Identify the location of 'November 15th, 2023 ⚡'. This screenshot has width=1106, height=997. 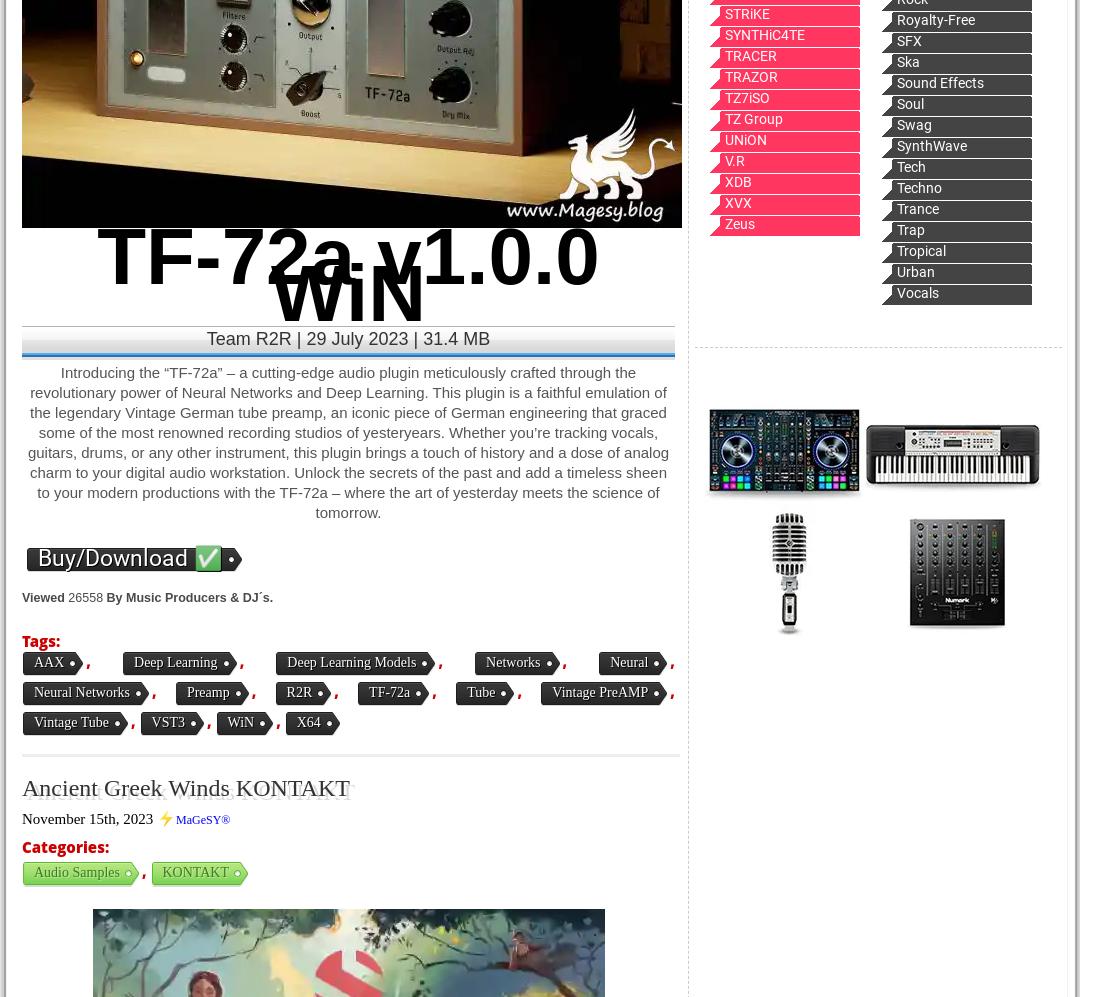
(98, 819).